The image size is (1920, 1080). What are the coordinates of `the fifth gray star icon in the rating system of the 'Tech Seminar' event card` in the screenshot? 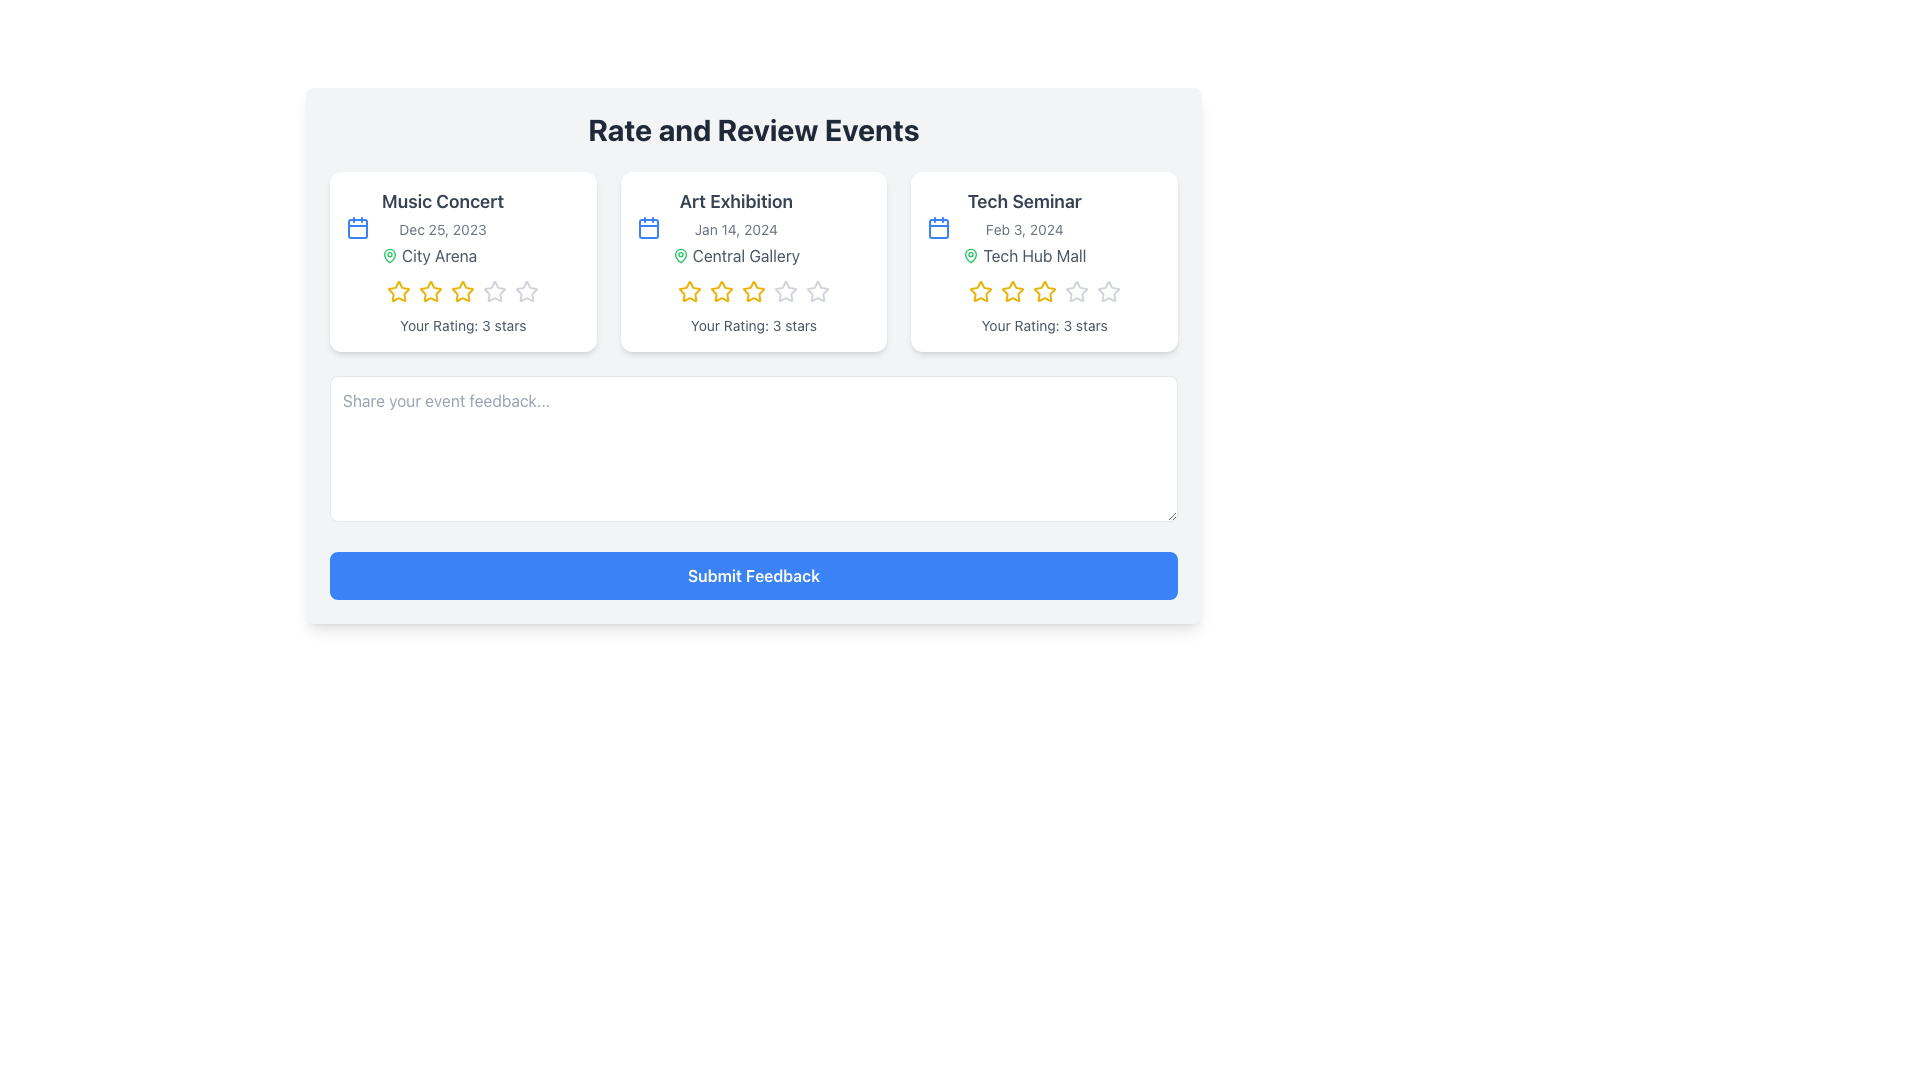 It's located at (1107, 292).